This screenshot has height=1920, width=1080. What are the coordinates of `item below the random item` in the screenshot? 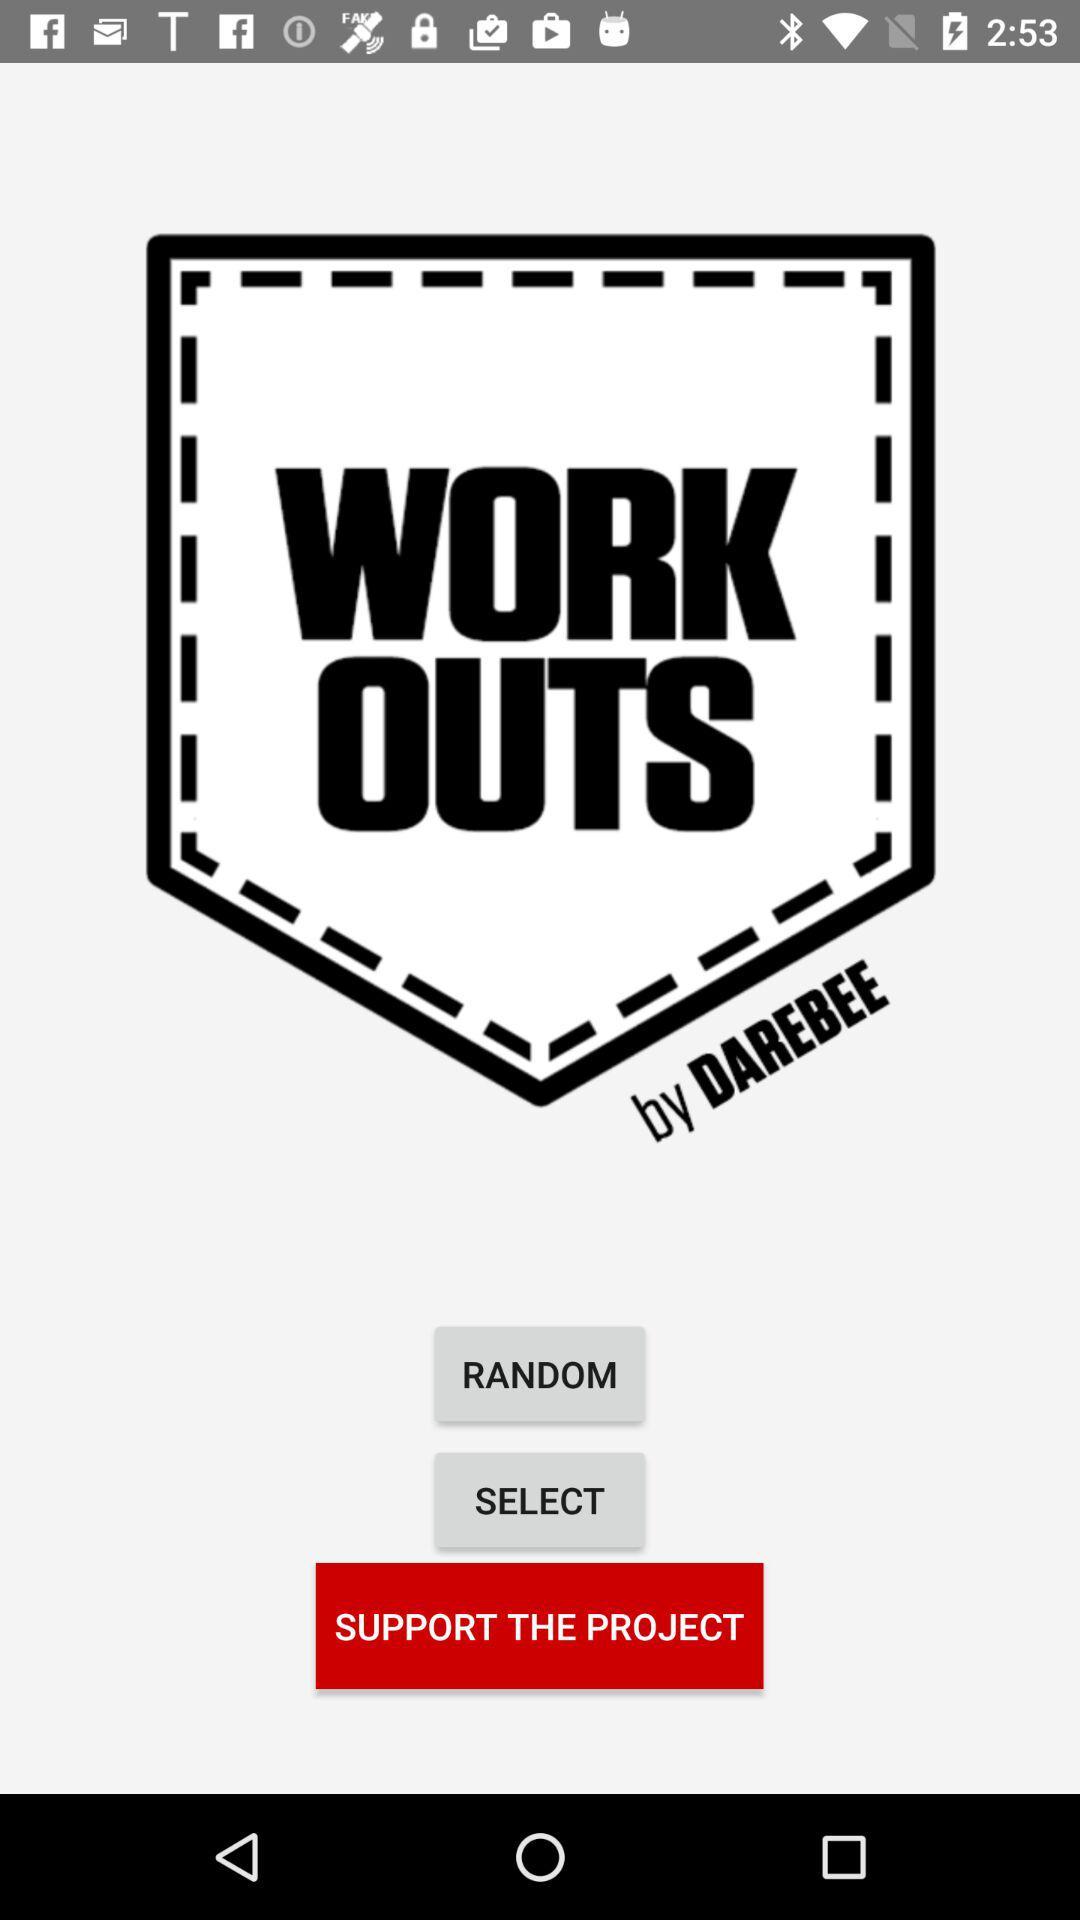 It's located at (540, 1499).